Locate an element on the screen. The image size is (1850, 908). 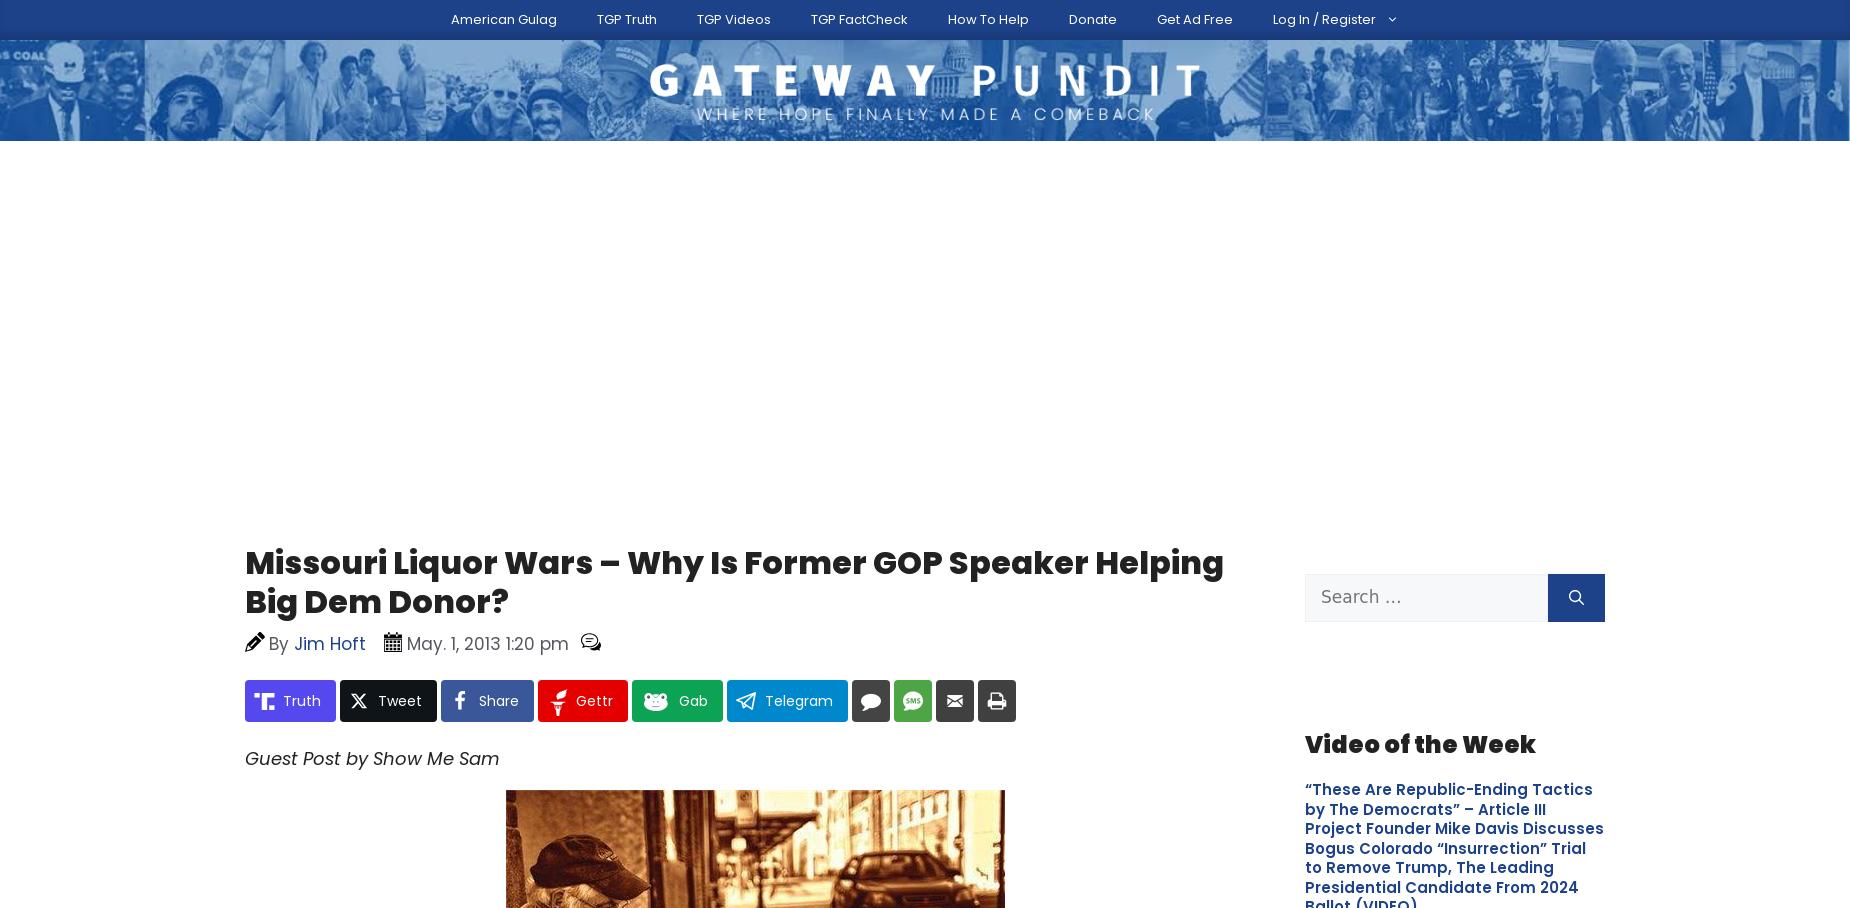
'Since many asked for it, we now have a way for you to support The Gateway Pundit directly - and get ad-reduced access.' is located at coordinates (810, 630).